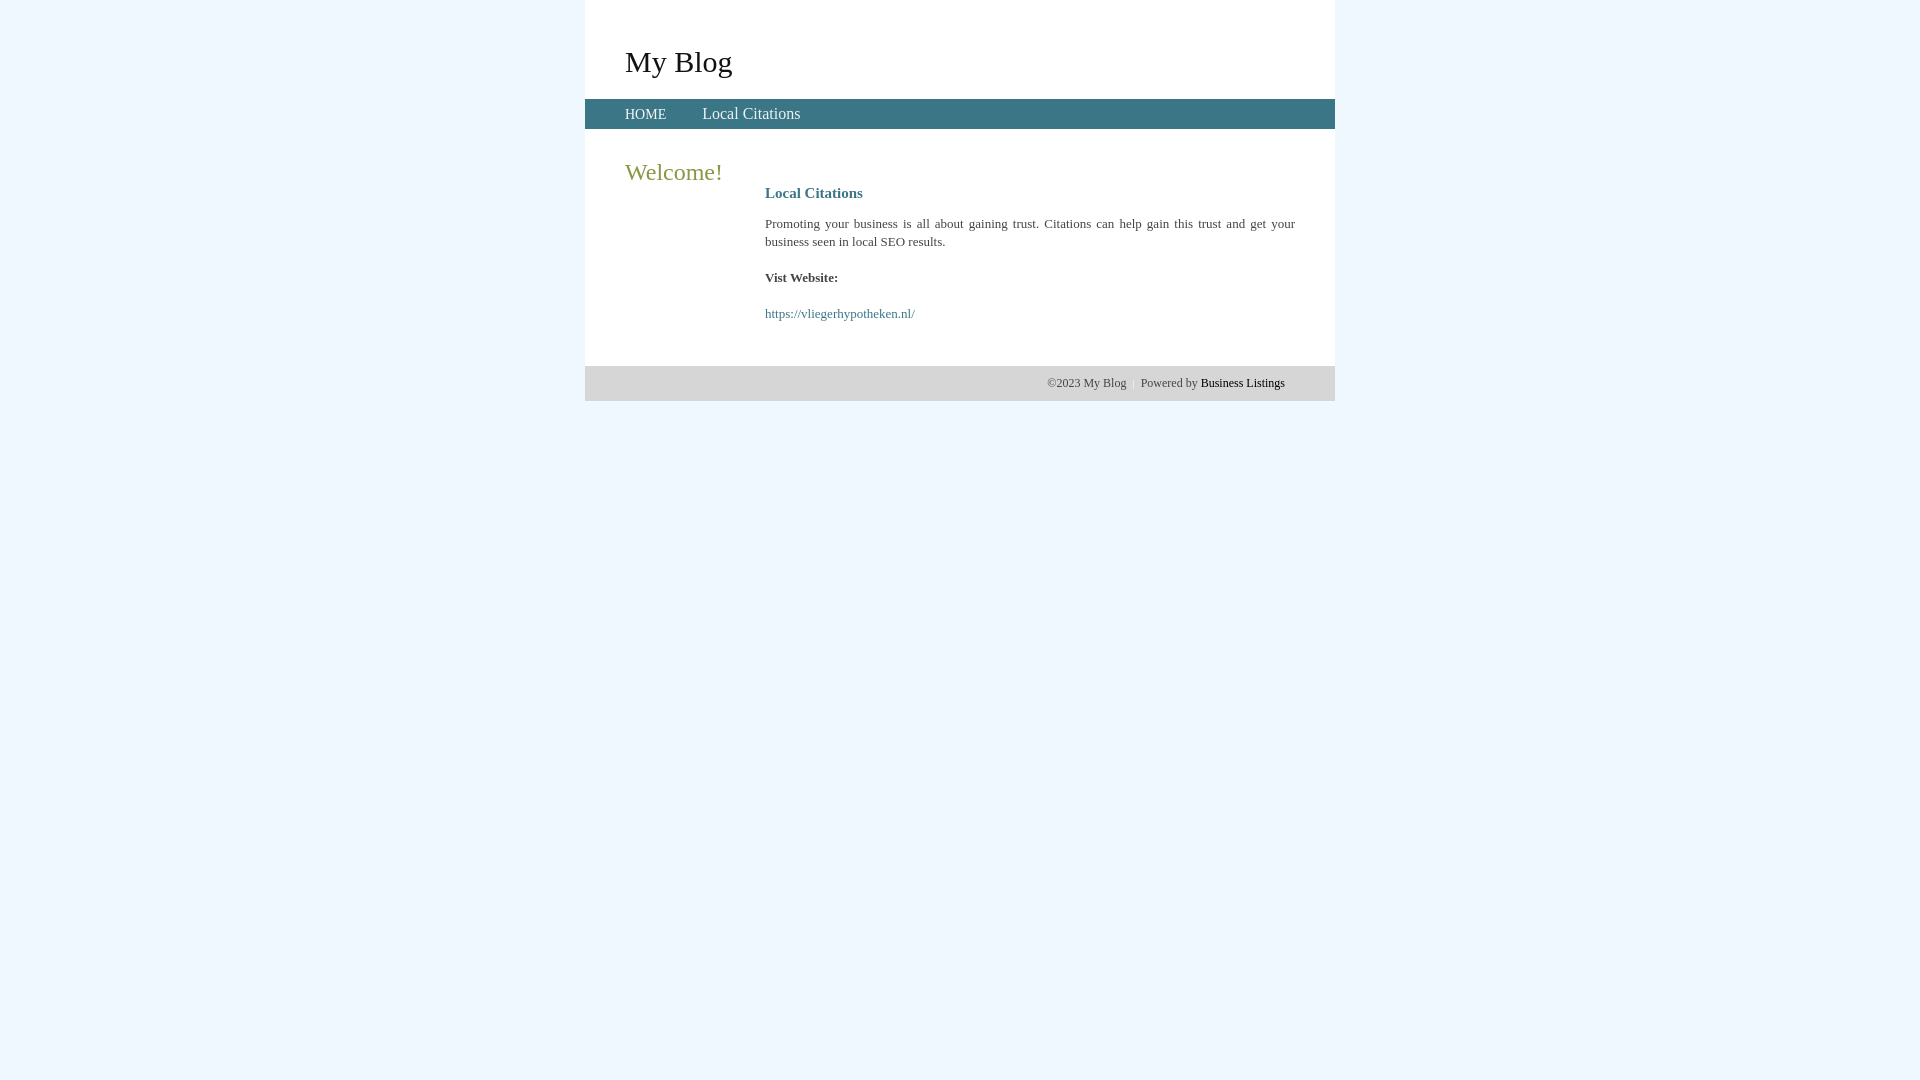 This screenshot has width=1920, height=1080. I want to click on 'Business Listings', so click(1242, 382).